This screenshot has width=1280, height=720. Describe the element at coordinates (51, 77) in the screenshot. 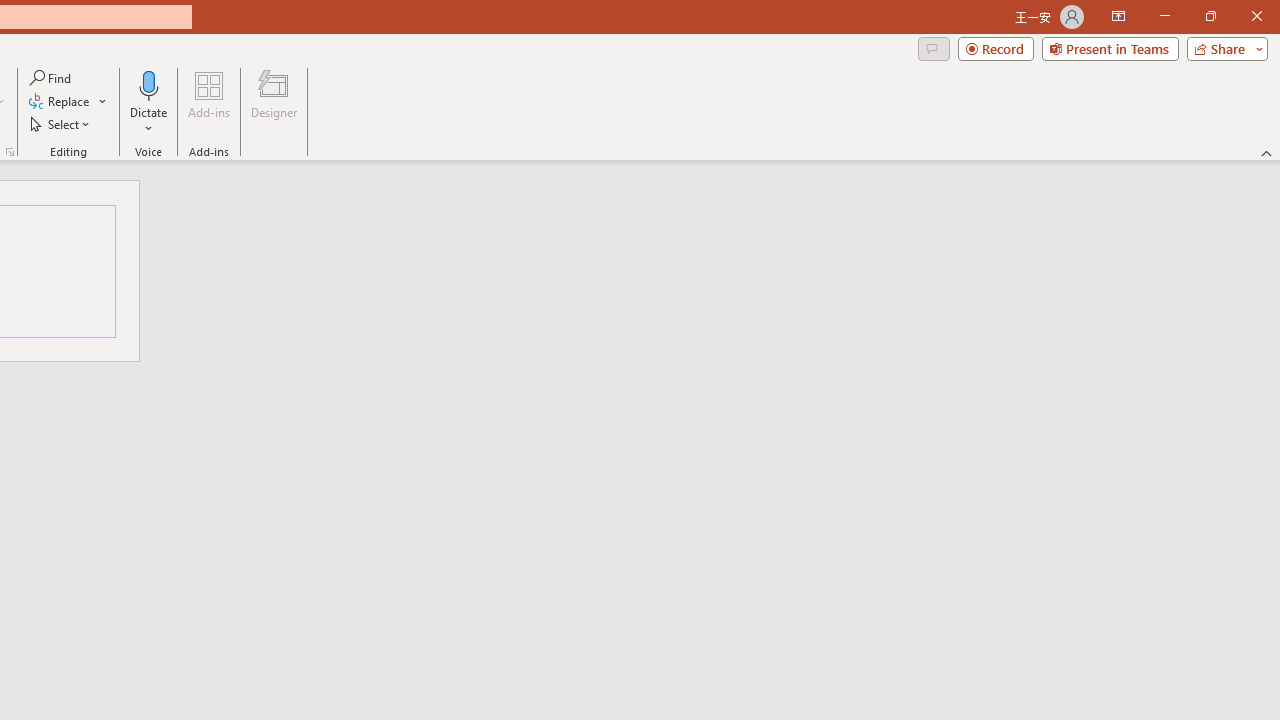

I see `'Find...'` at that location.